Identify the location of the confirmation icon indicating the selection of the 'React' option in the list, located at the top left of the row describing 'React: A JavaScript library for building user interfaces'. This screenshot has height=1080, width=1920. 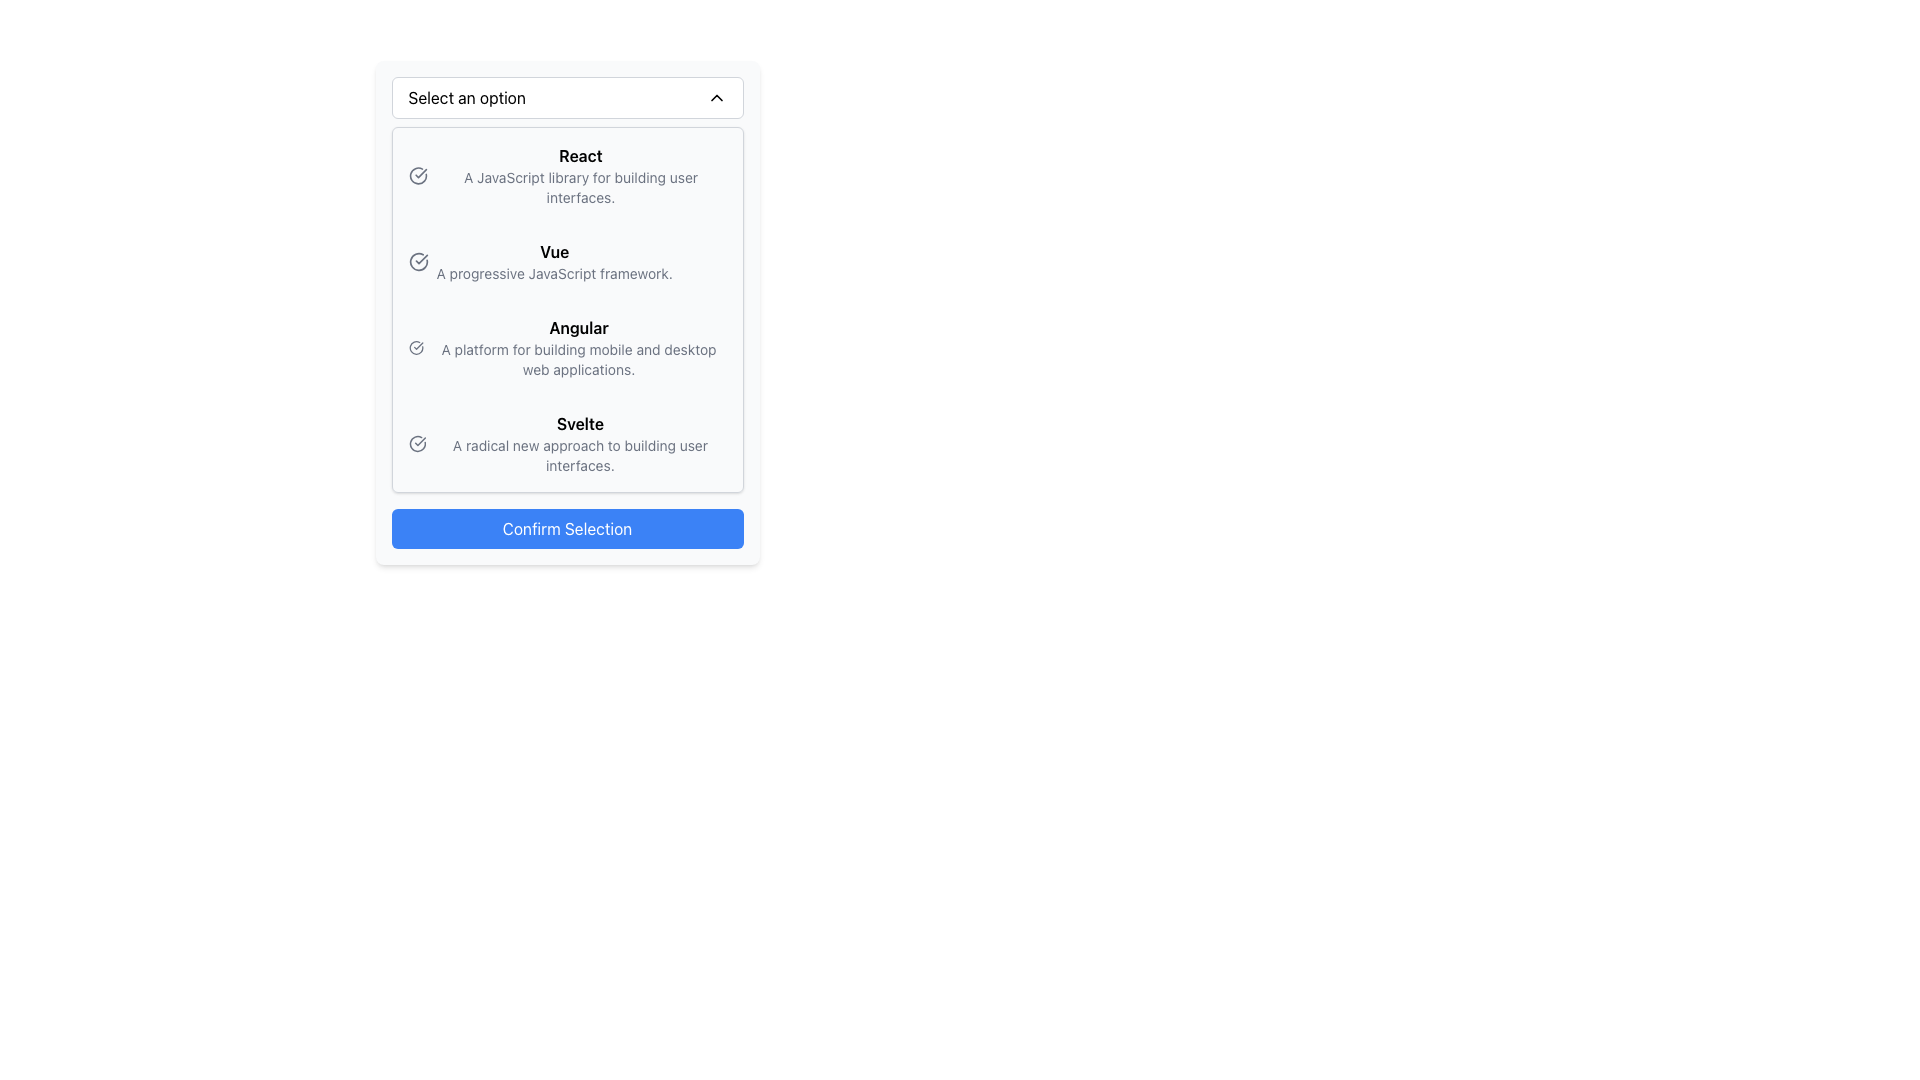
(416, 175).